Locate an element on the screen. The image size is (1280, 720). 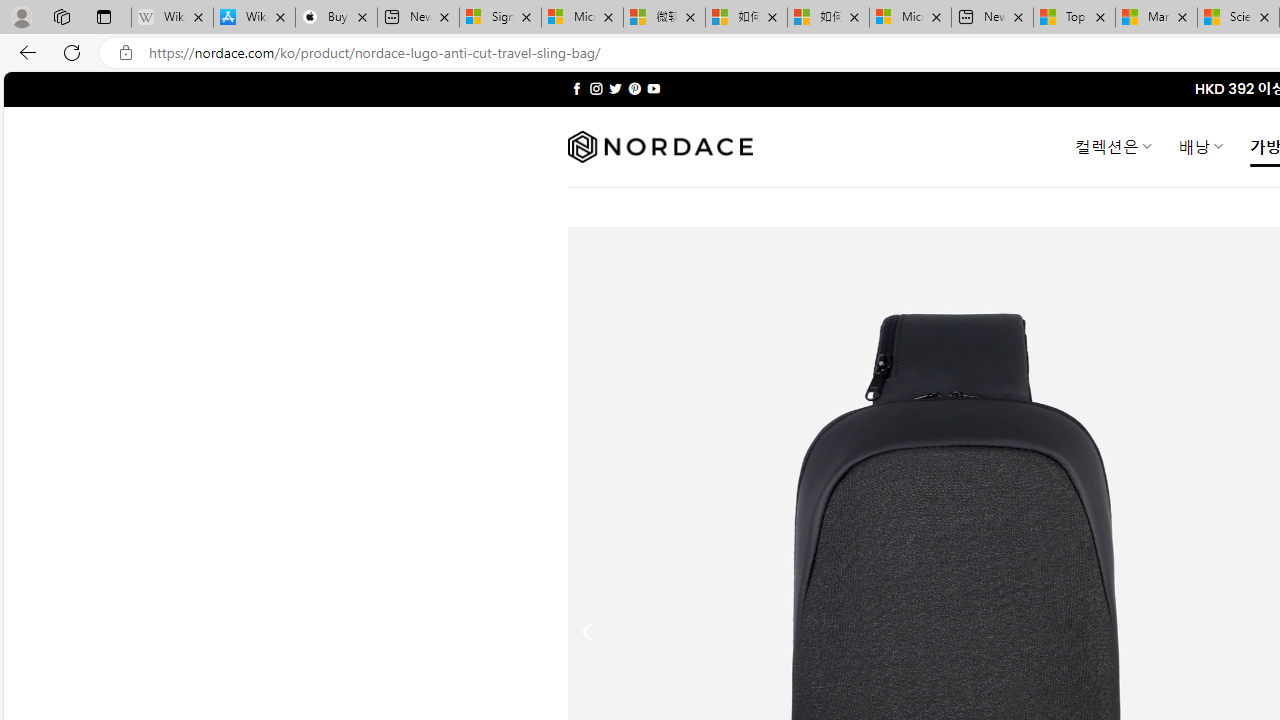
'Follow on Instagram' is located at coordinates (595, 88).